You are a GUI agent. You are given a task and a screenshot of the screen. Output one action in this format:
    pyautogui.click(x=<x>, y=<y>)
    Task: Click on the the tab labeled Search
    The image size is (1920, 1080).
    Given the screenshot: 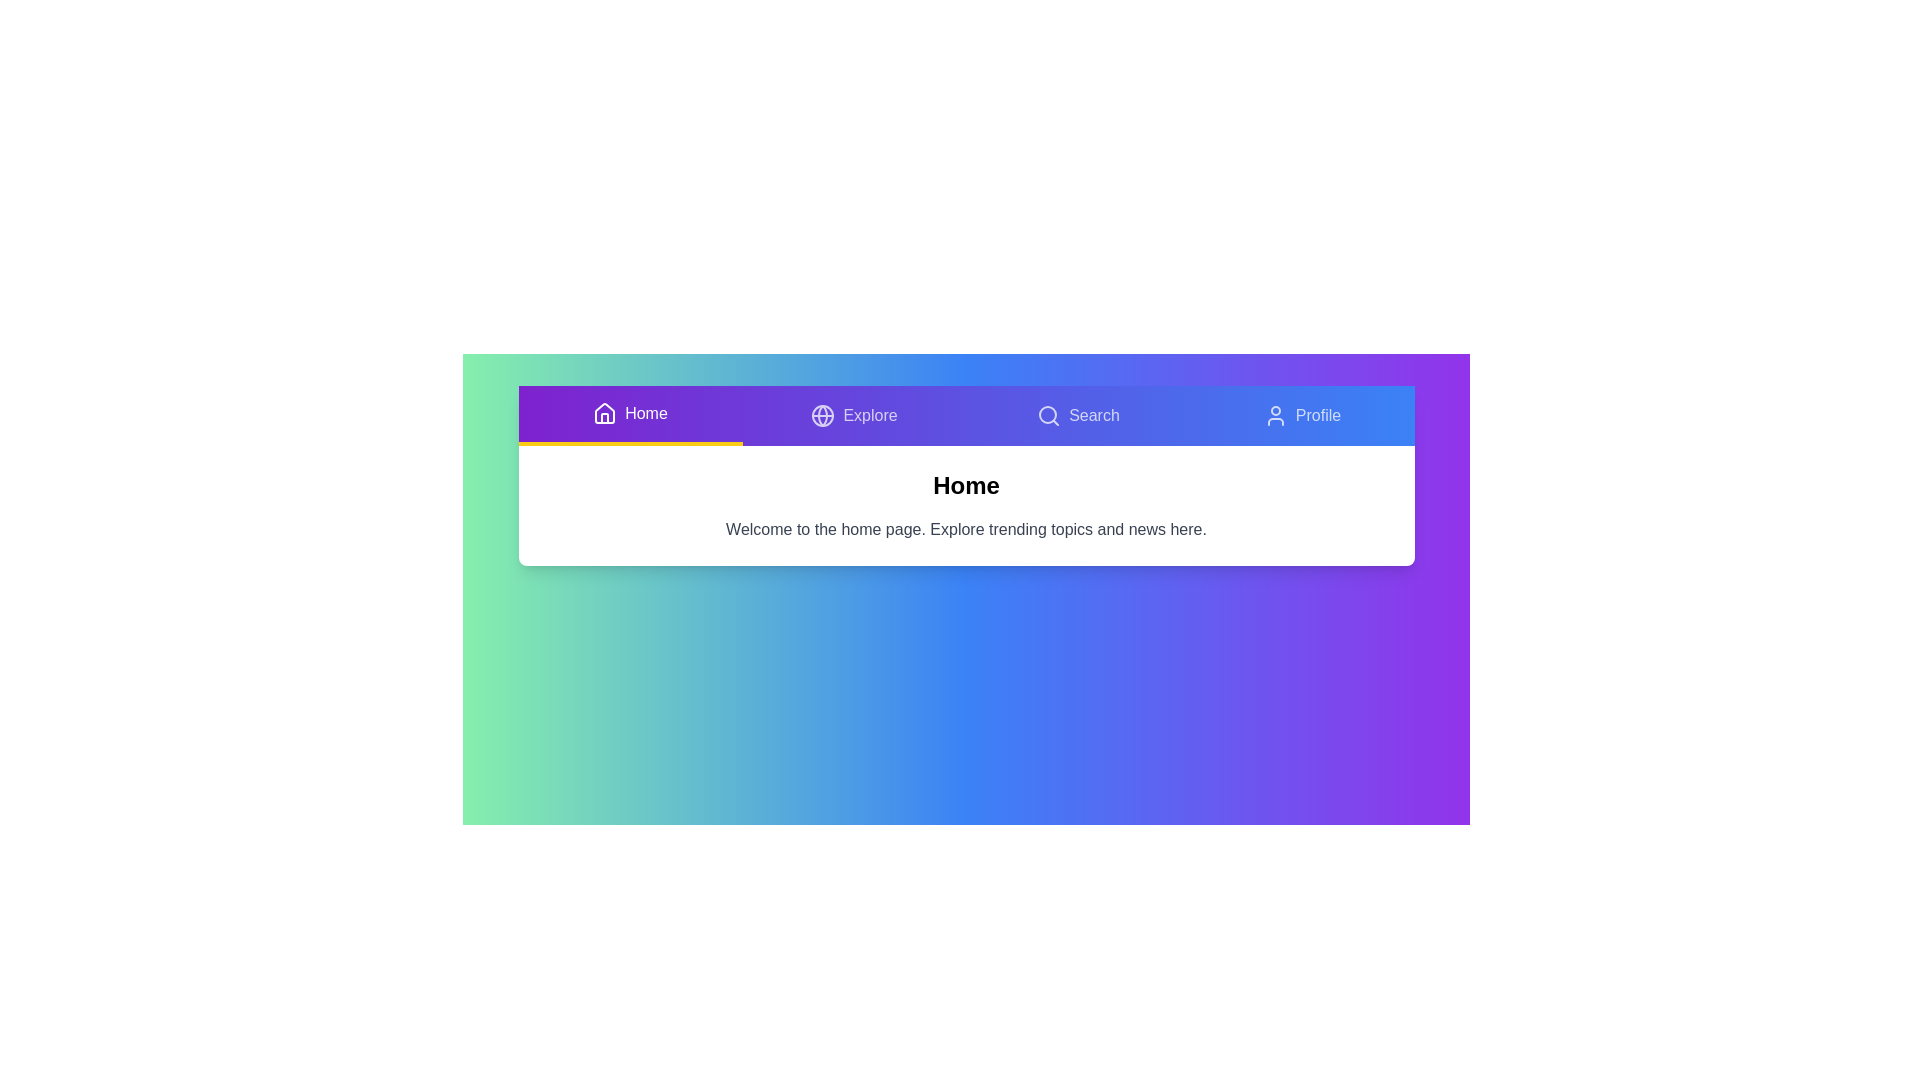 What is the action you would take?
    pyautogui.click(x=1077, y=415)
    